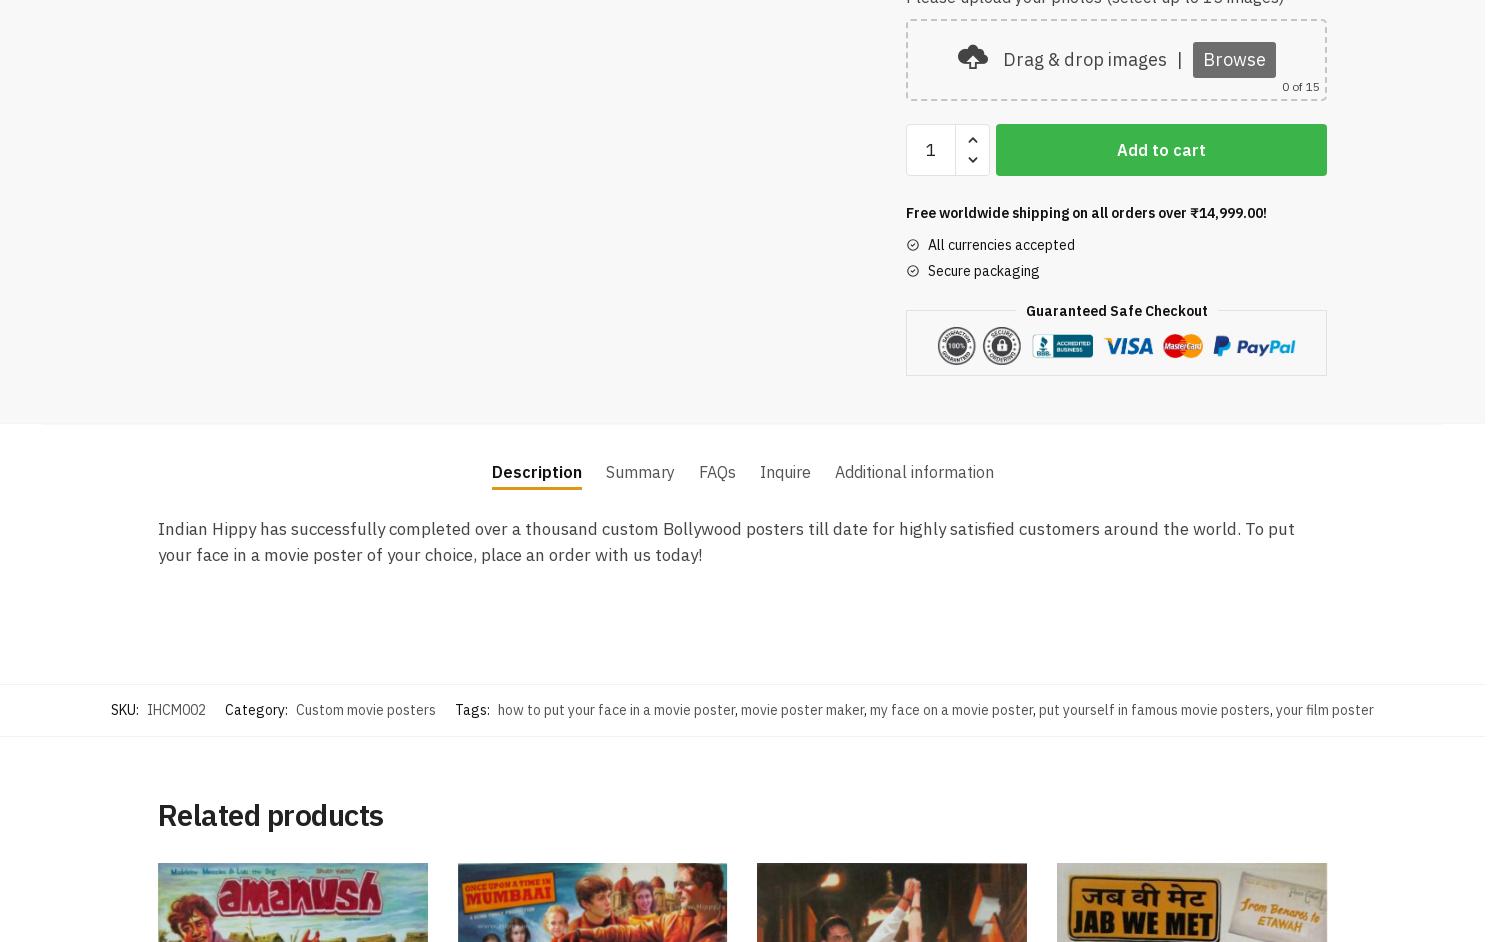 The image size is (1500, 942). Describe the element at coordinates (1161, 145) in the screenshot. I see `'Add to cart'` at that location.